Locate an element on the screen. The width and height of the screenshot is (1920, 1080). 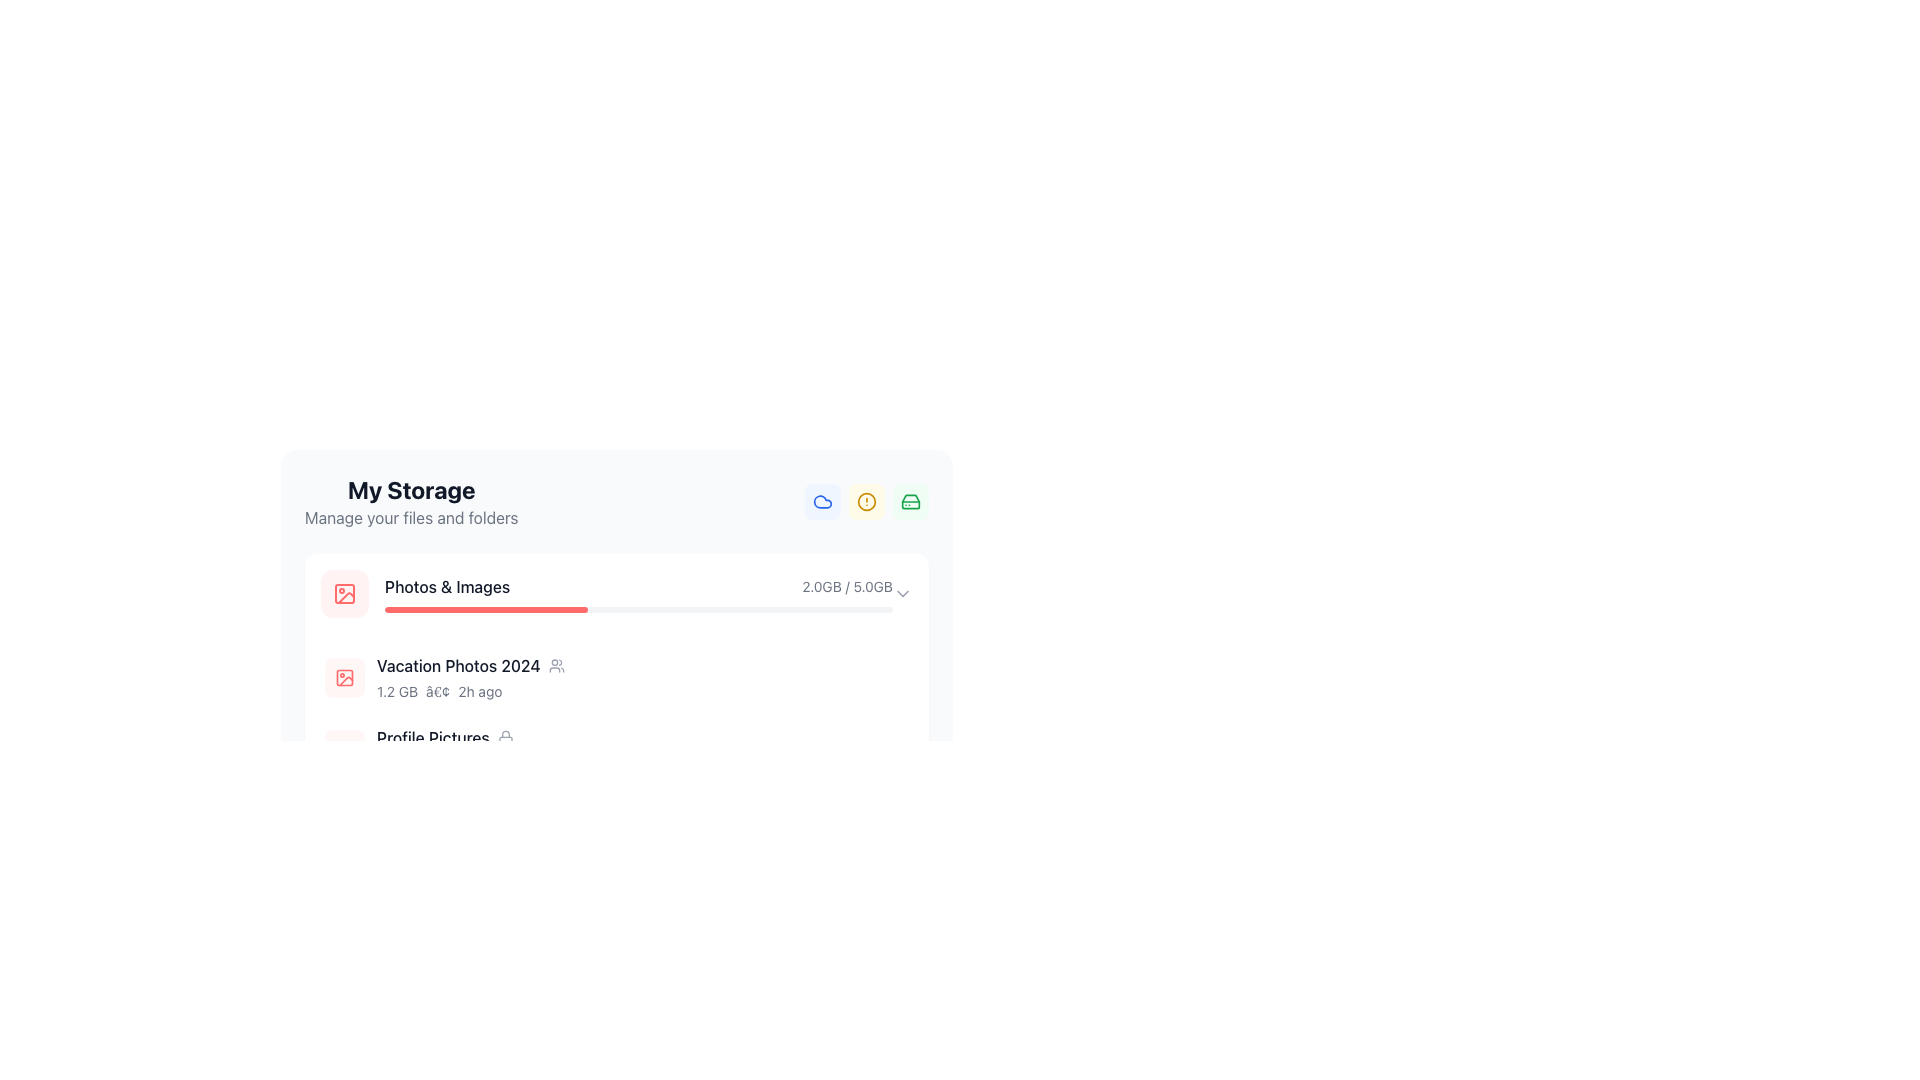
the icons within the 'Photos & Images' card is located at coordinates (616, 674).